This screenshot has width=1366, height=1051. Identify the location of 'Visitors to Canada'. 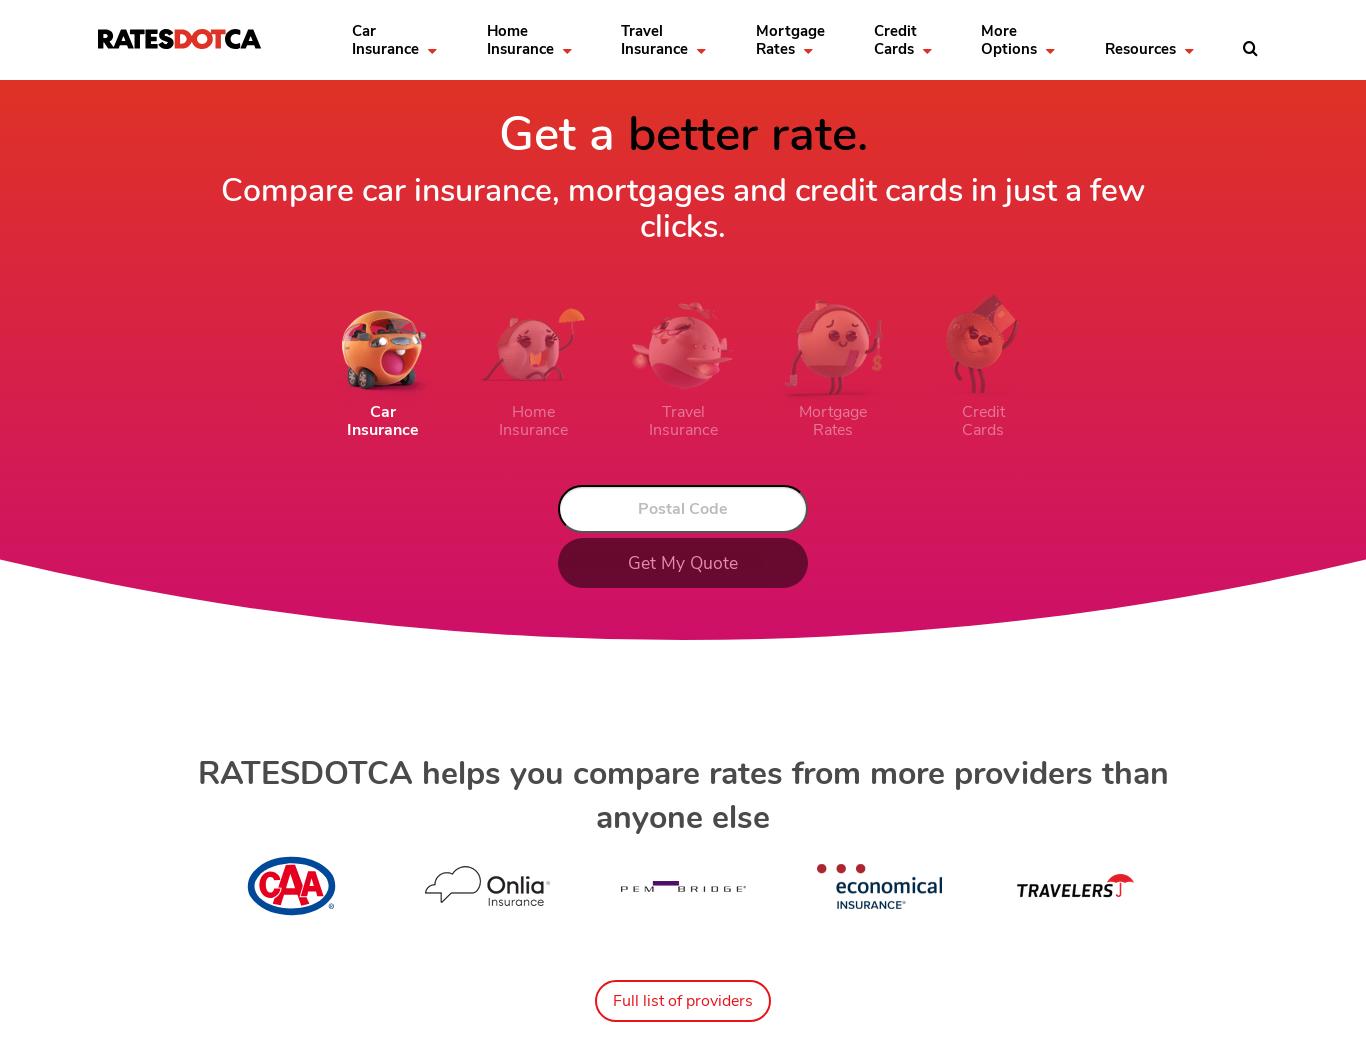
(465, 131).